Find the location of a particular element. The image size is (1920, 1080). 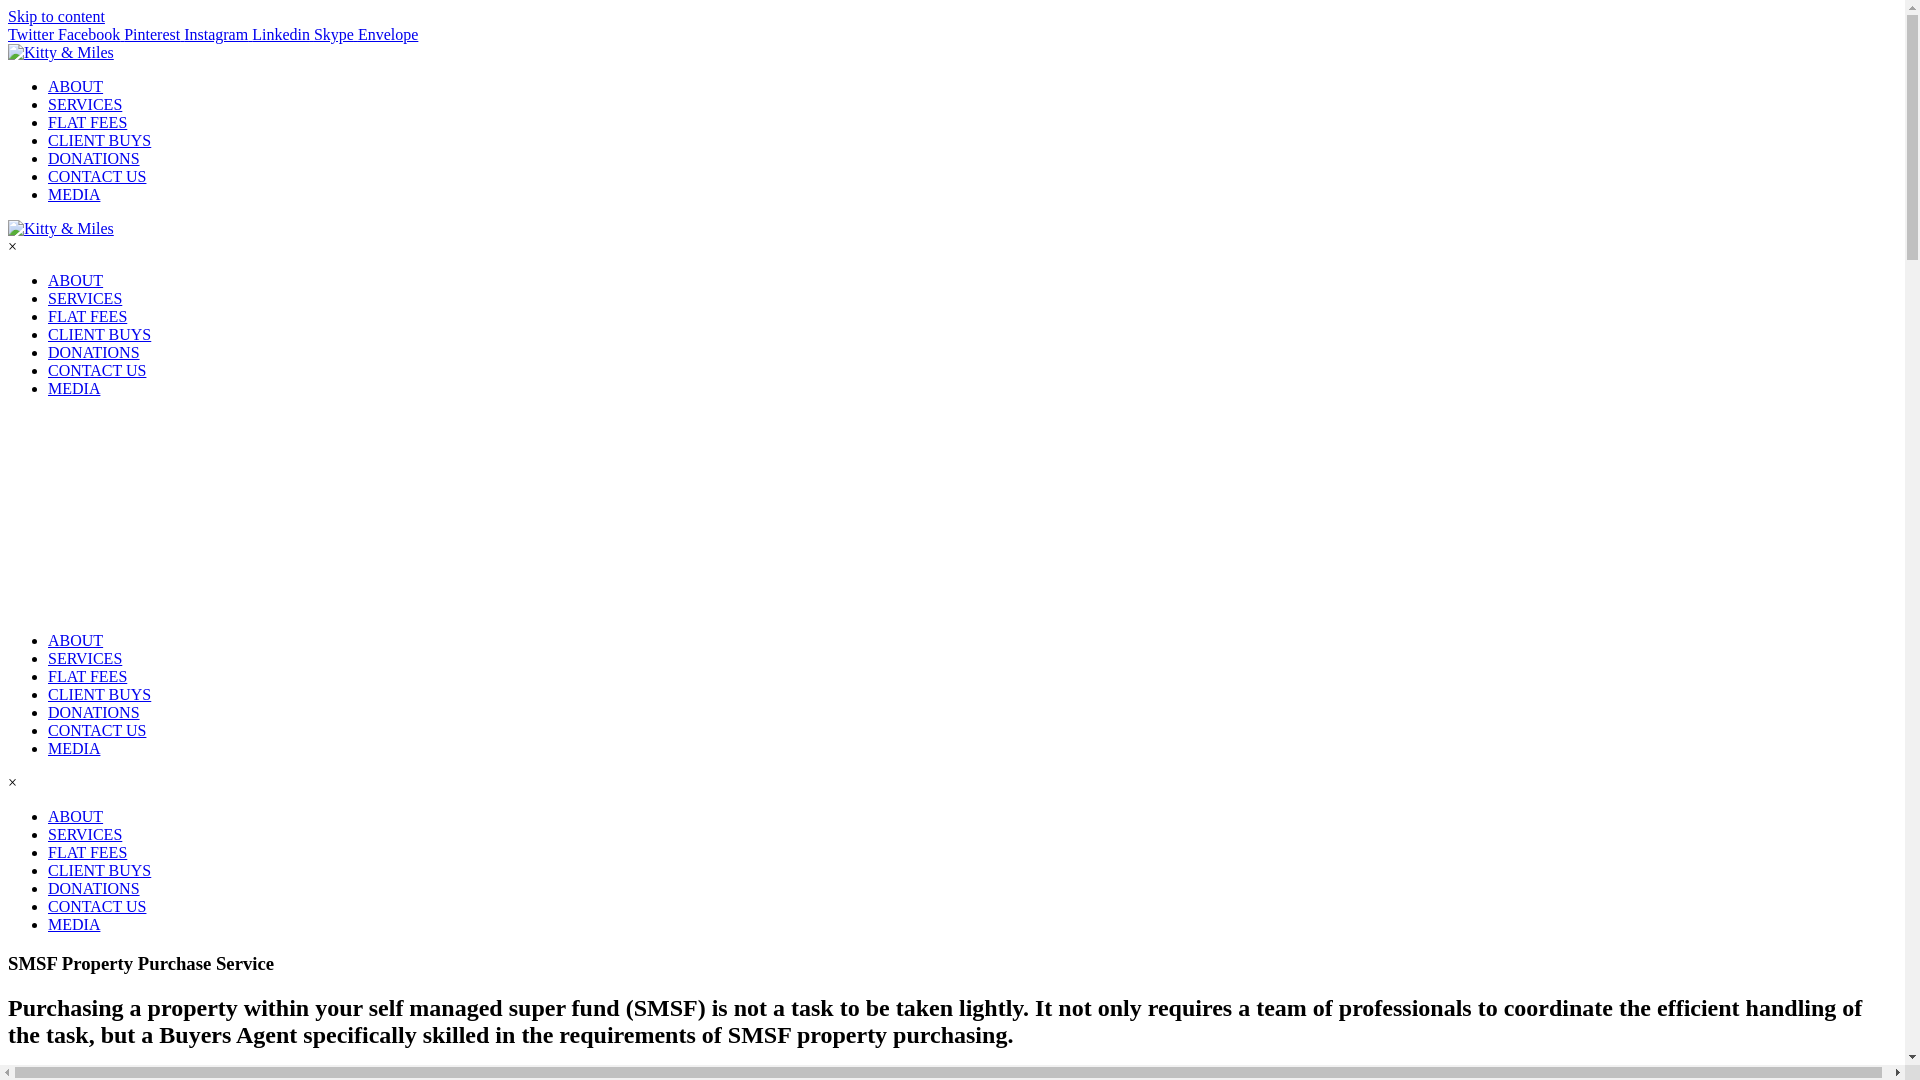

'DONATIONS' is located at coordinates (93, 887).